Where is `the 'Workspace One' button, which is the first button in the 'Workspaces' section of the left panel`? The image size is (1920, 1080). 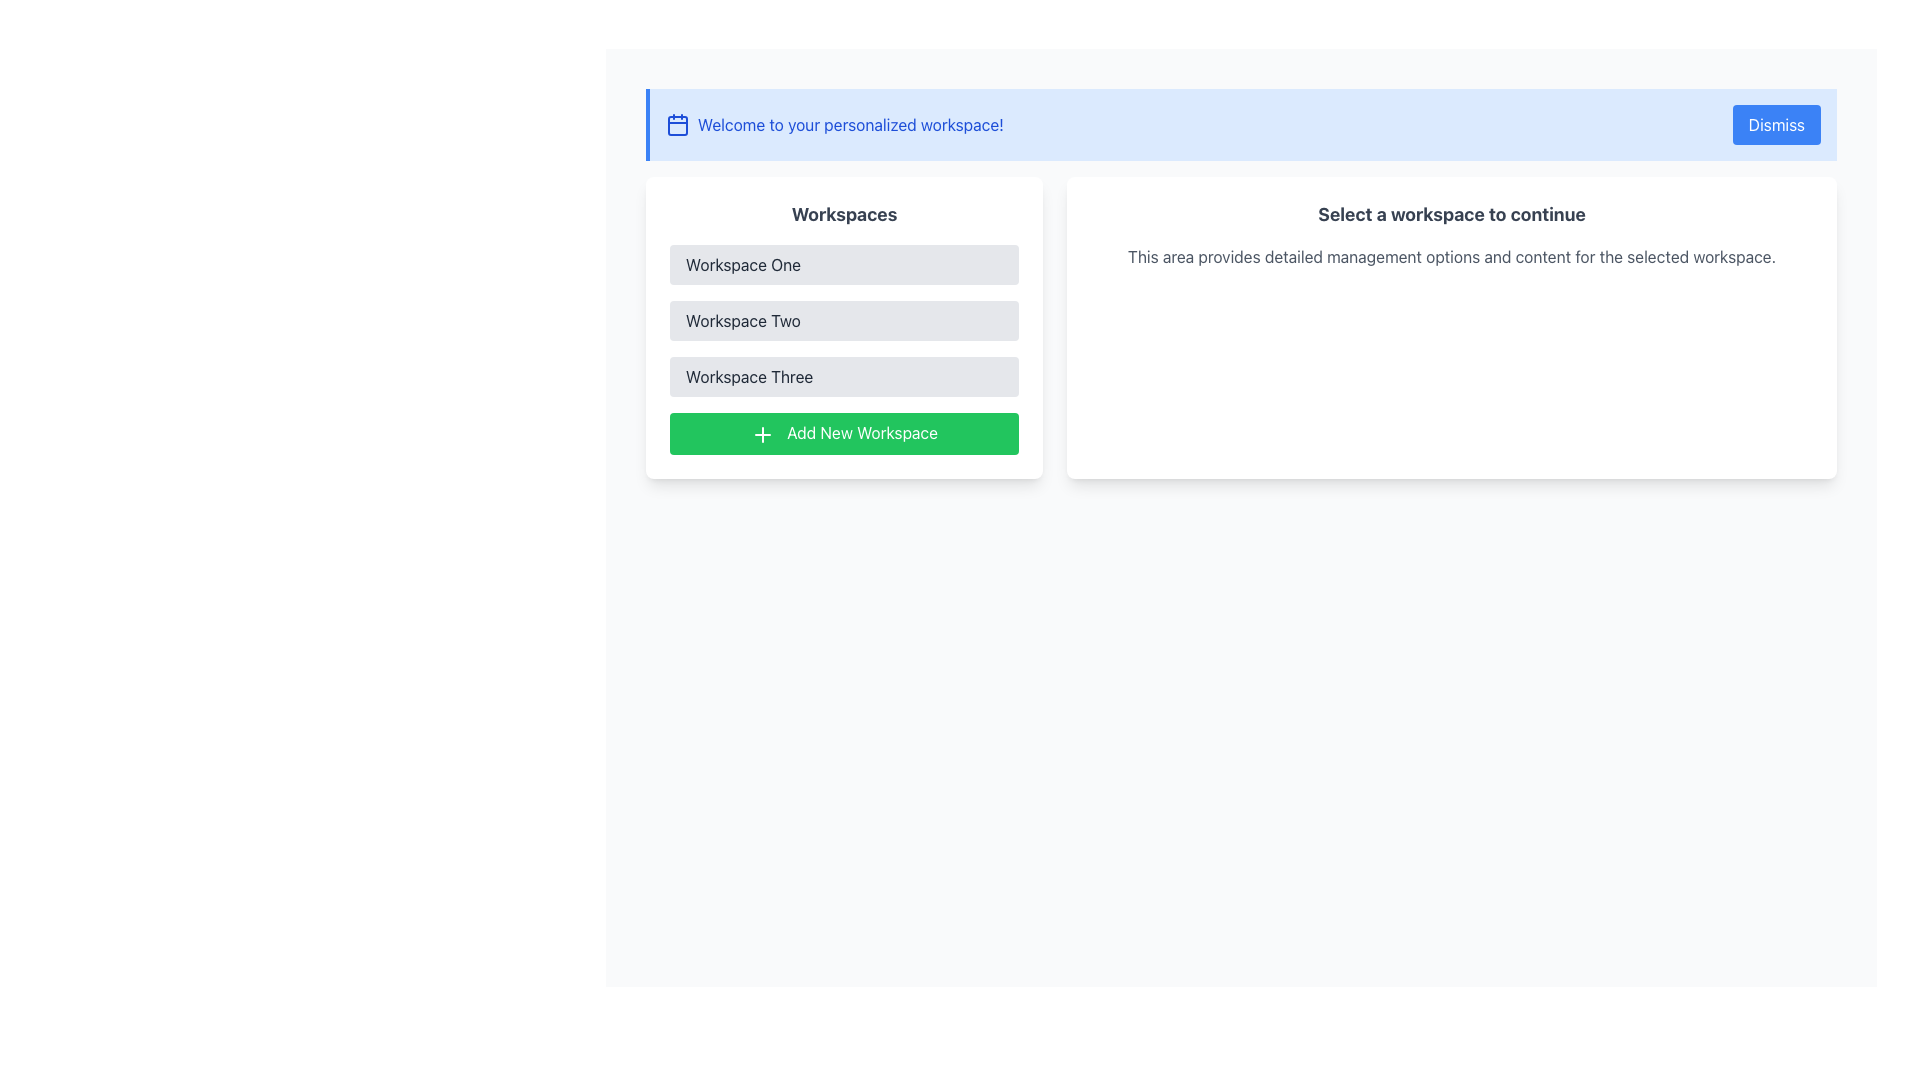 the 'Workspace One' button, which is the first button in the 'Workspaces' section of the left panel is located at coordinates (844, 264).